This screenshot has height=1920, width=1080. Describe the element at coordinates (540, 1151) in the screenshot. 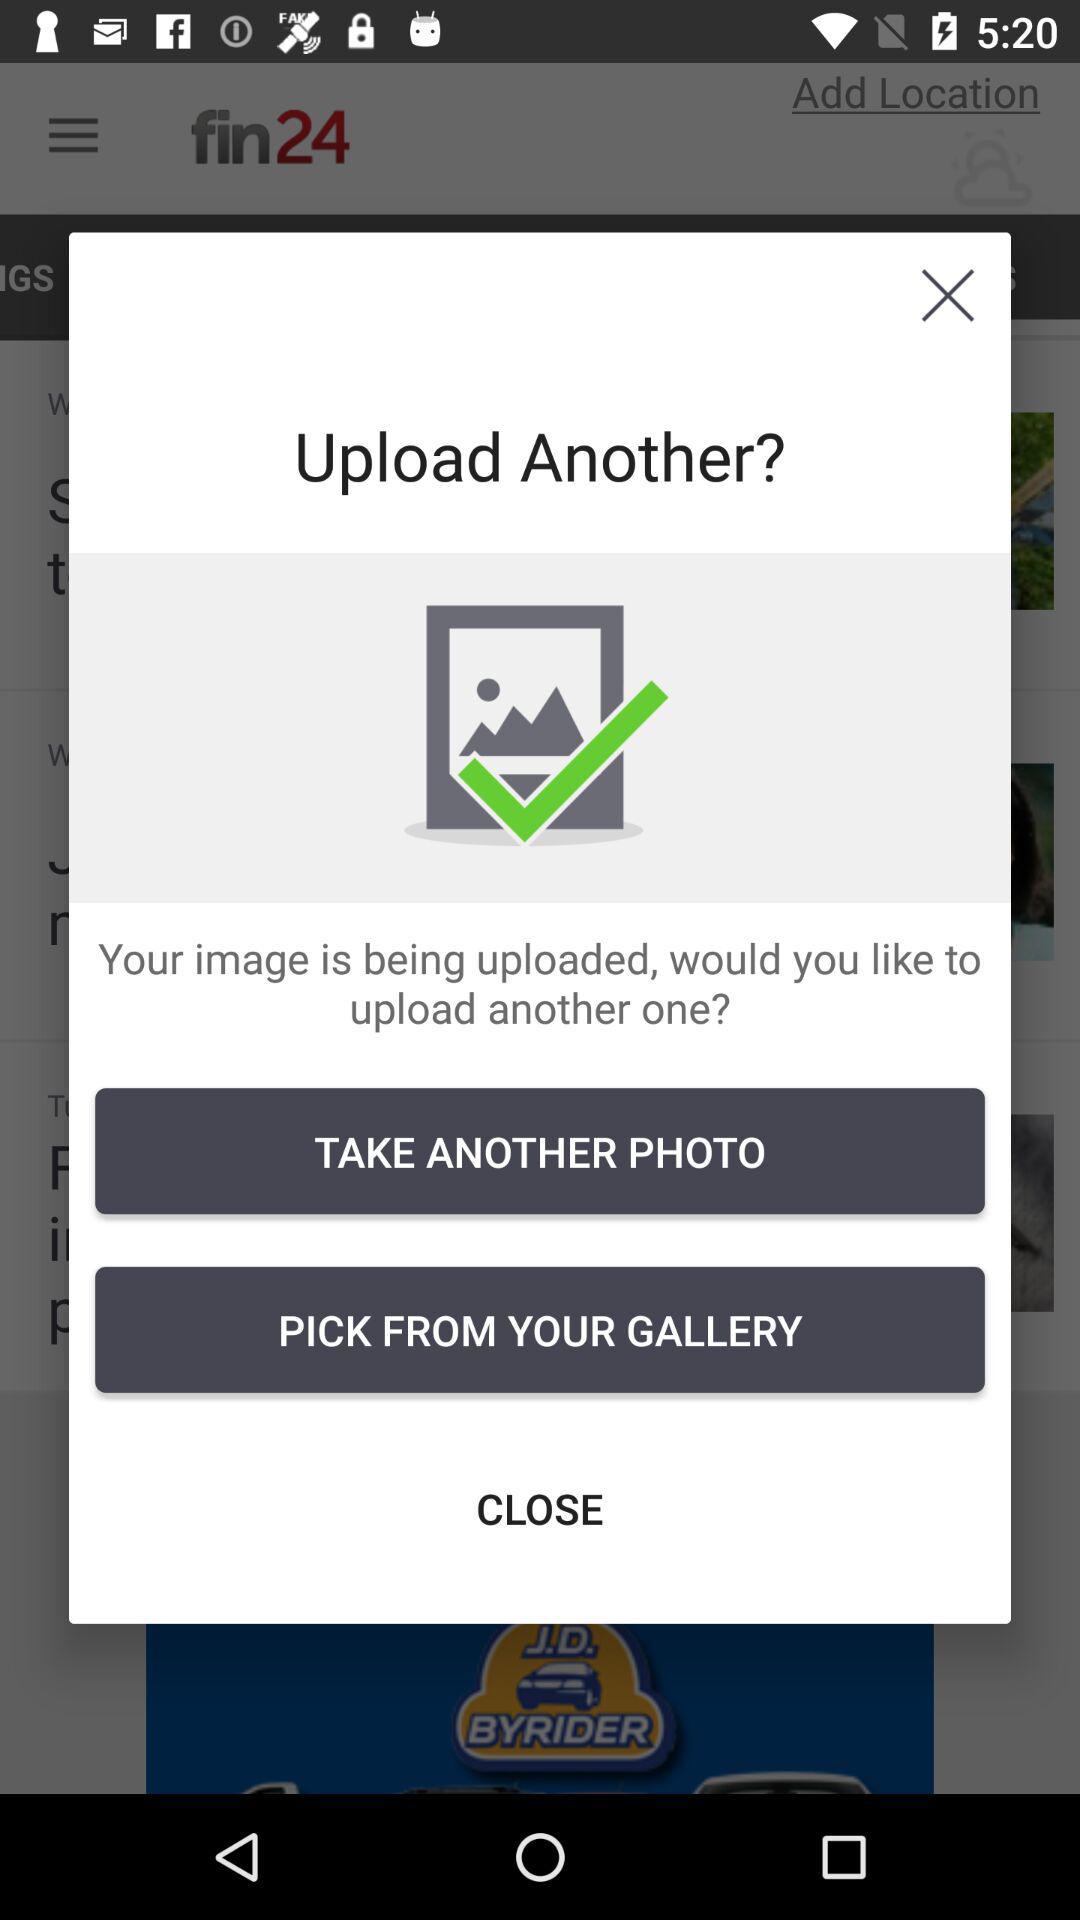

I see `icon above pick from your icon` at that location.